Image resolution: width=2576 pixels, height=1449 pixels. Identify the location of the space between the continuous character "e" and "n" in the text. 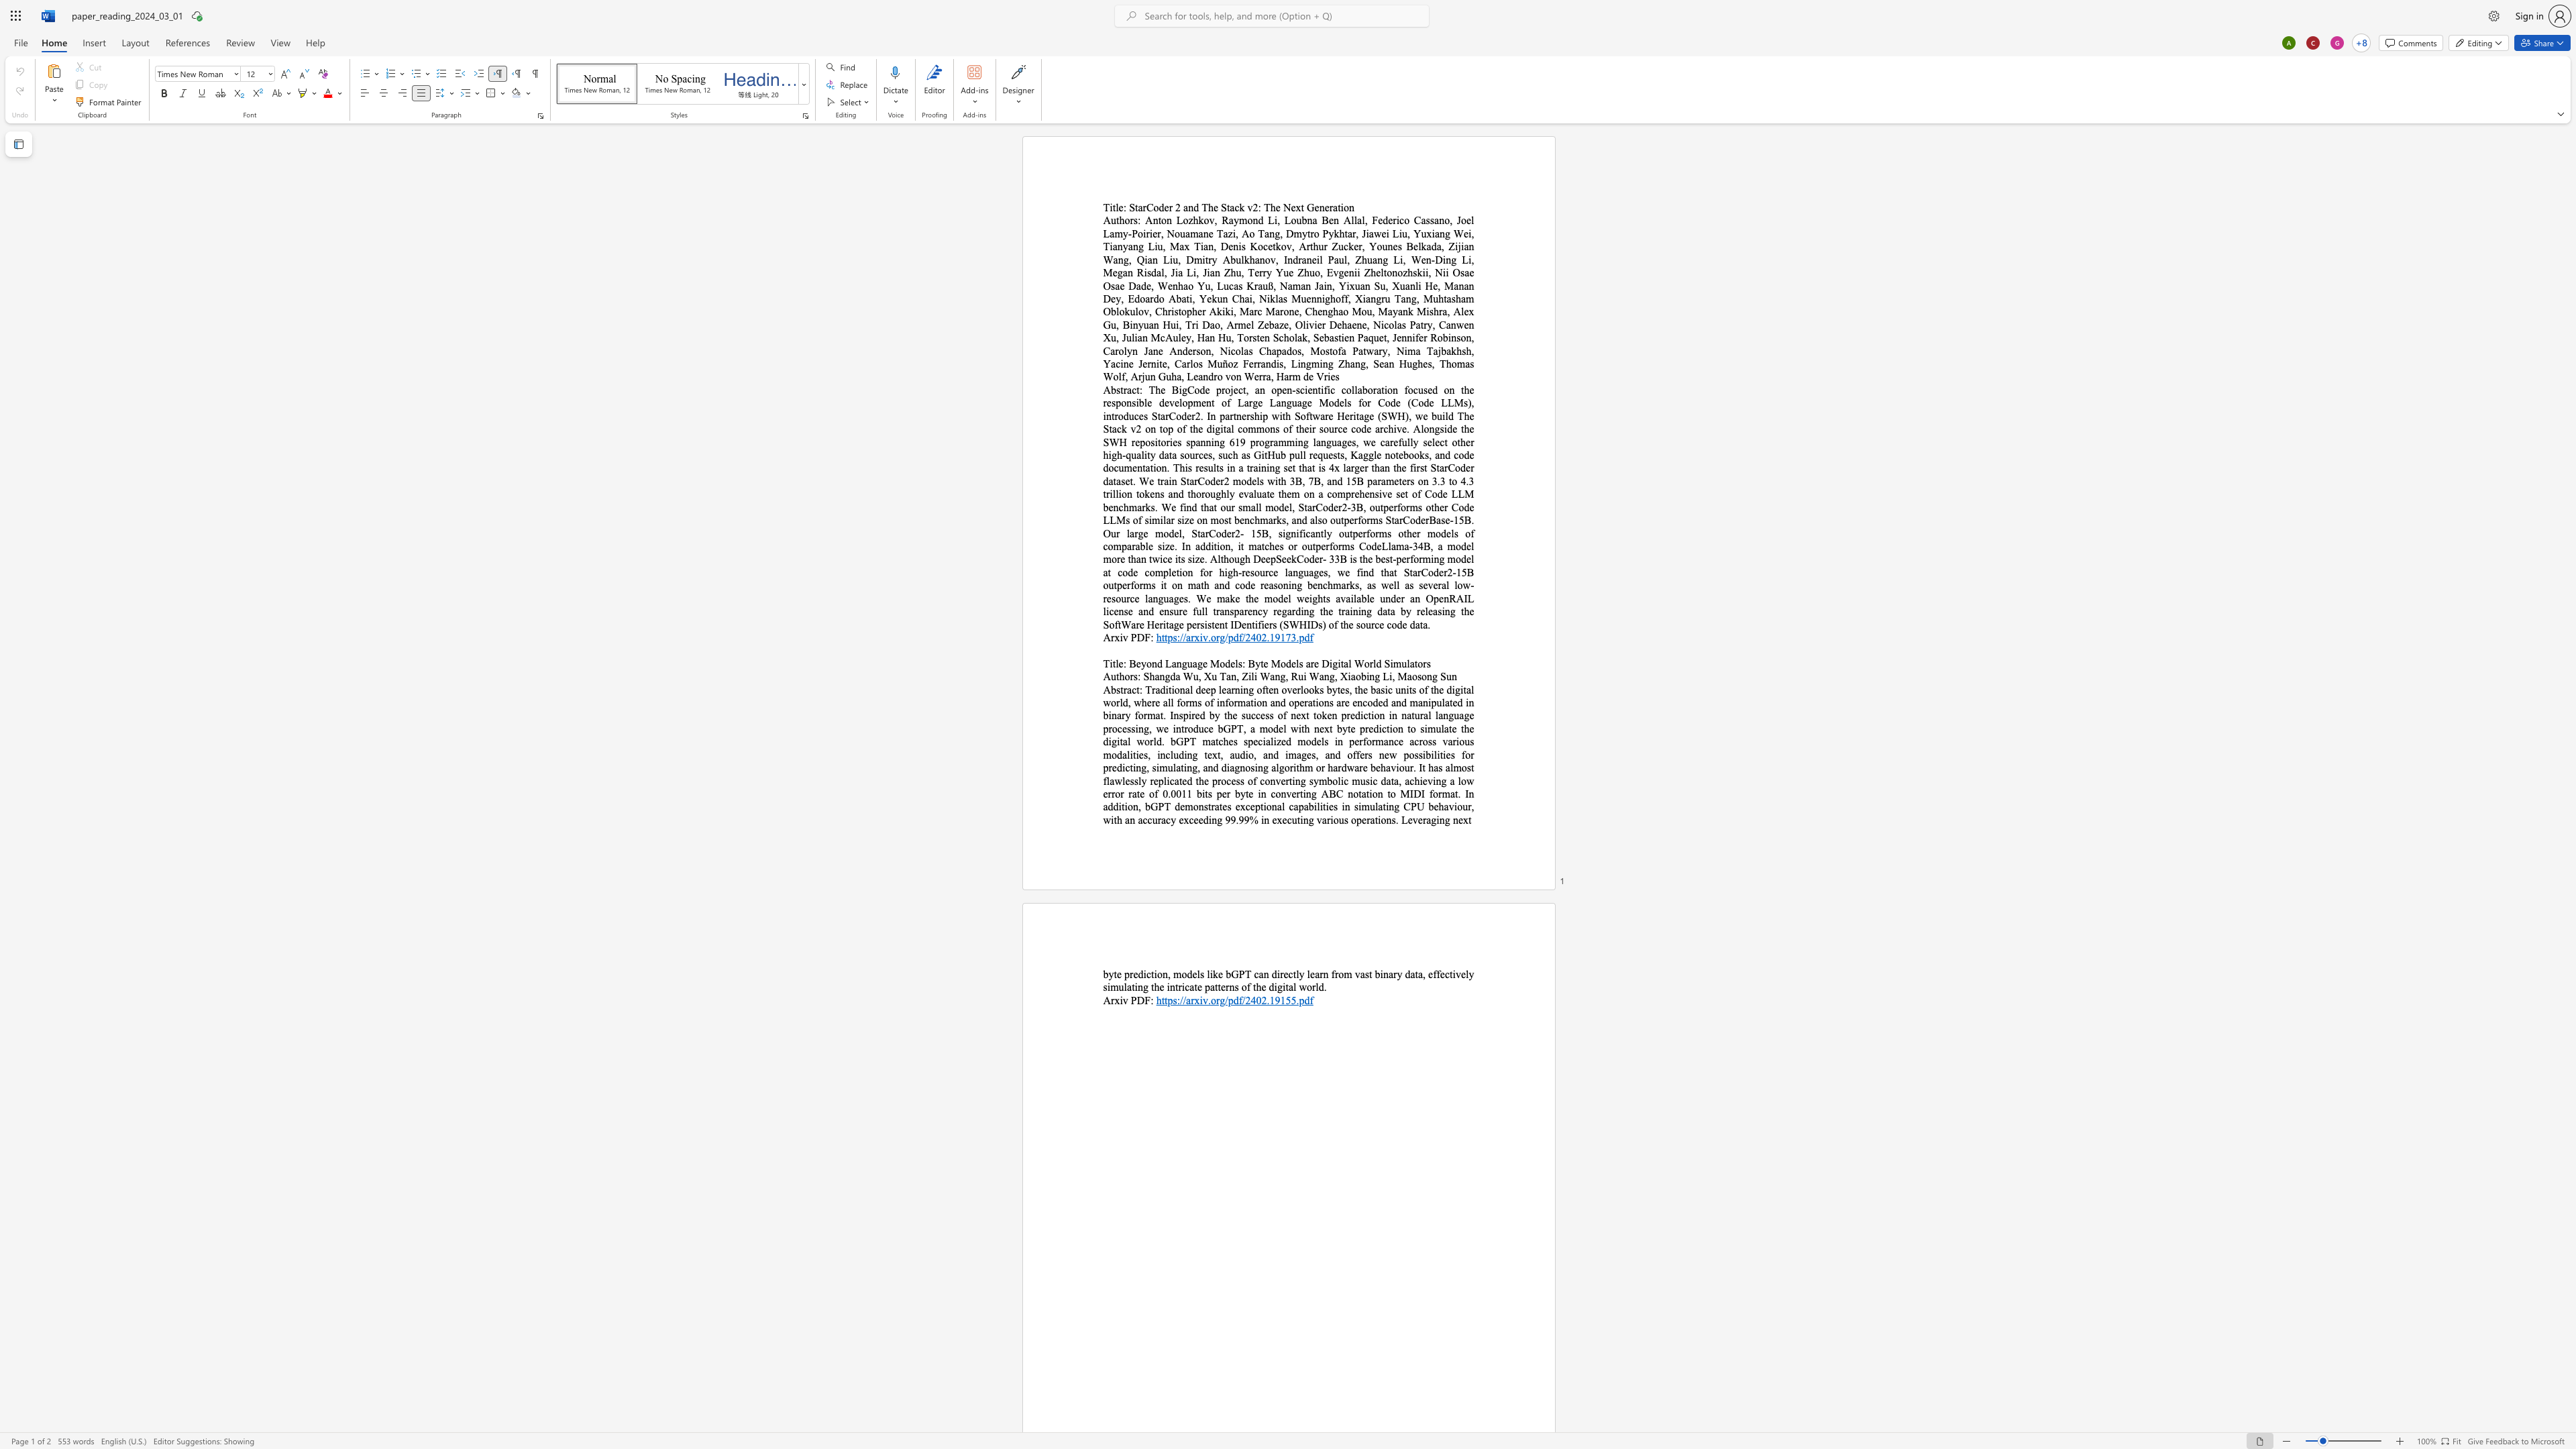
(1319, 207).